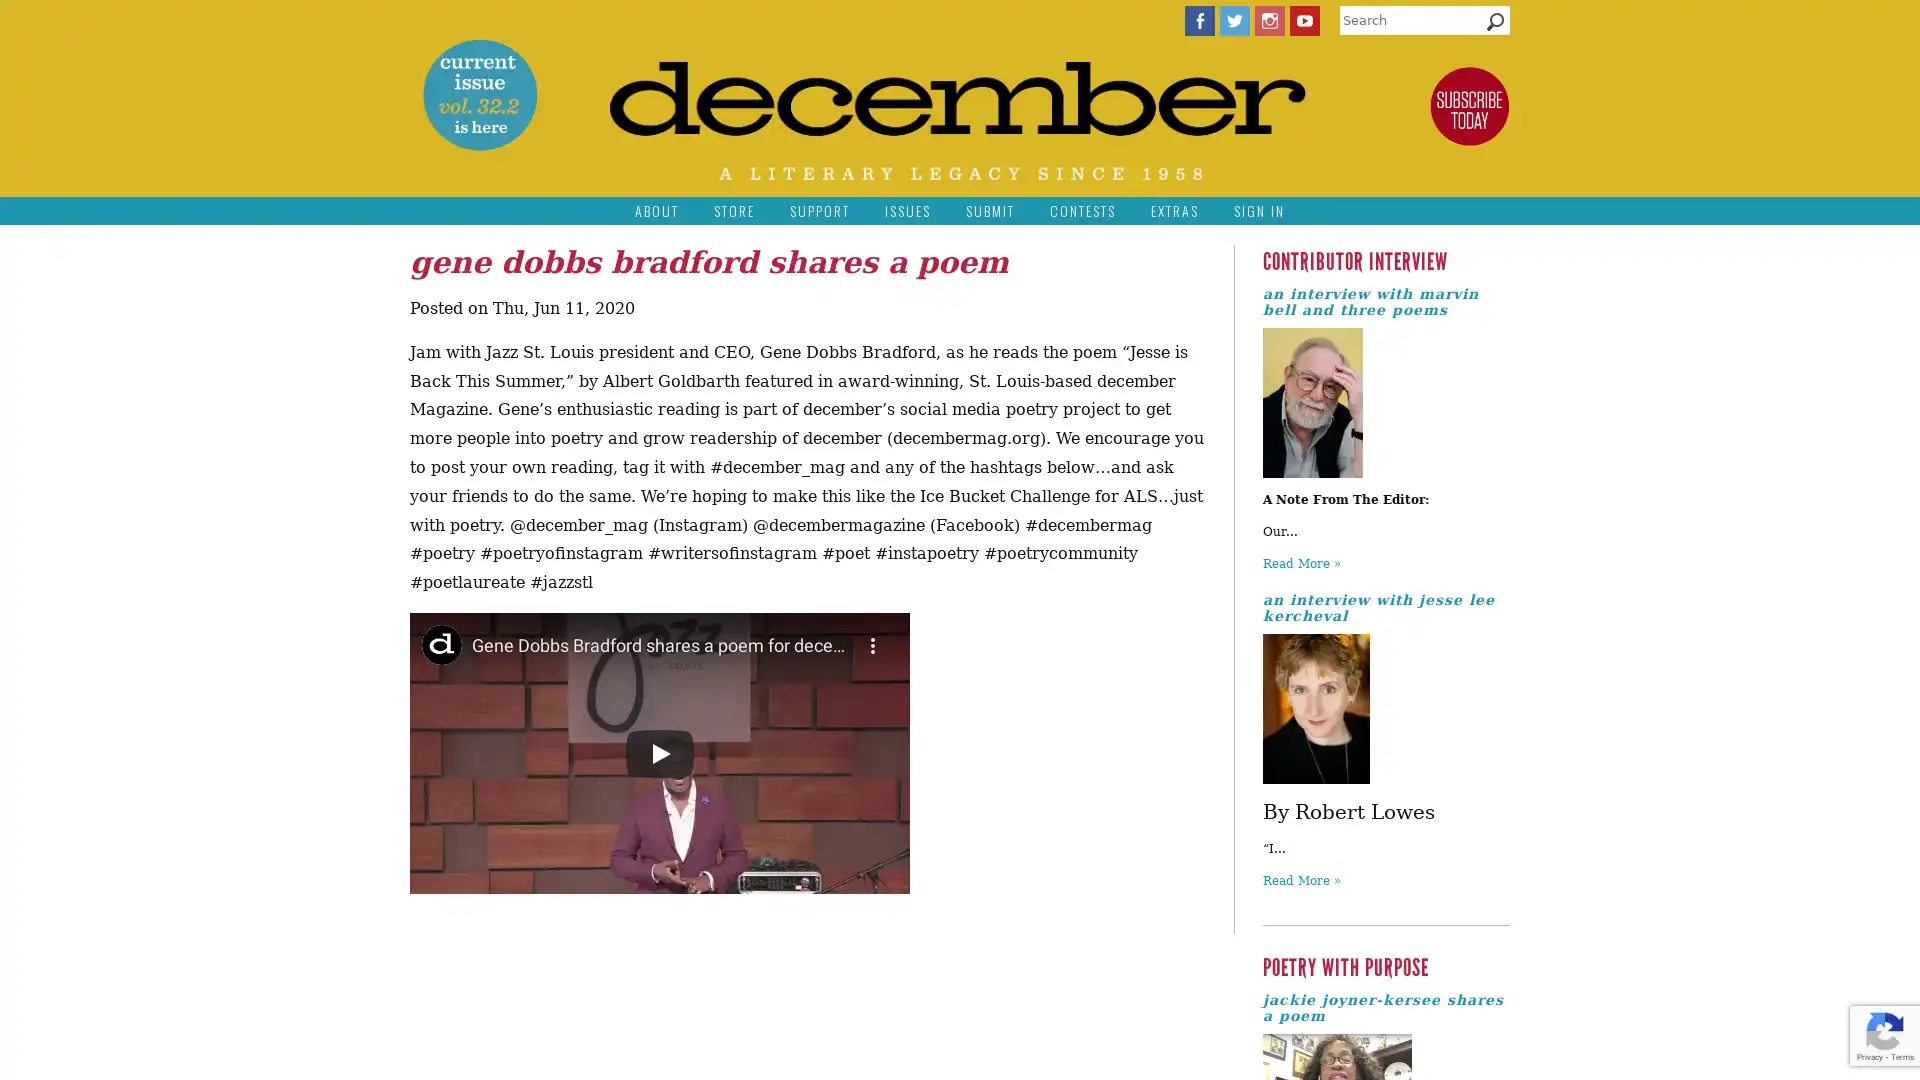 Image resolution: width=1920 pixels, height=1080 pixels. Describe the element at coordinates (1495, 26) in the screenshot. I see `Search` at that location.